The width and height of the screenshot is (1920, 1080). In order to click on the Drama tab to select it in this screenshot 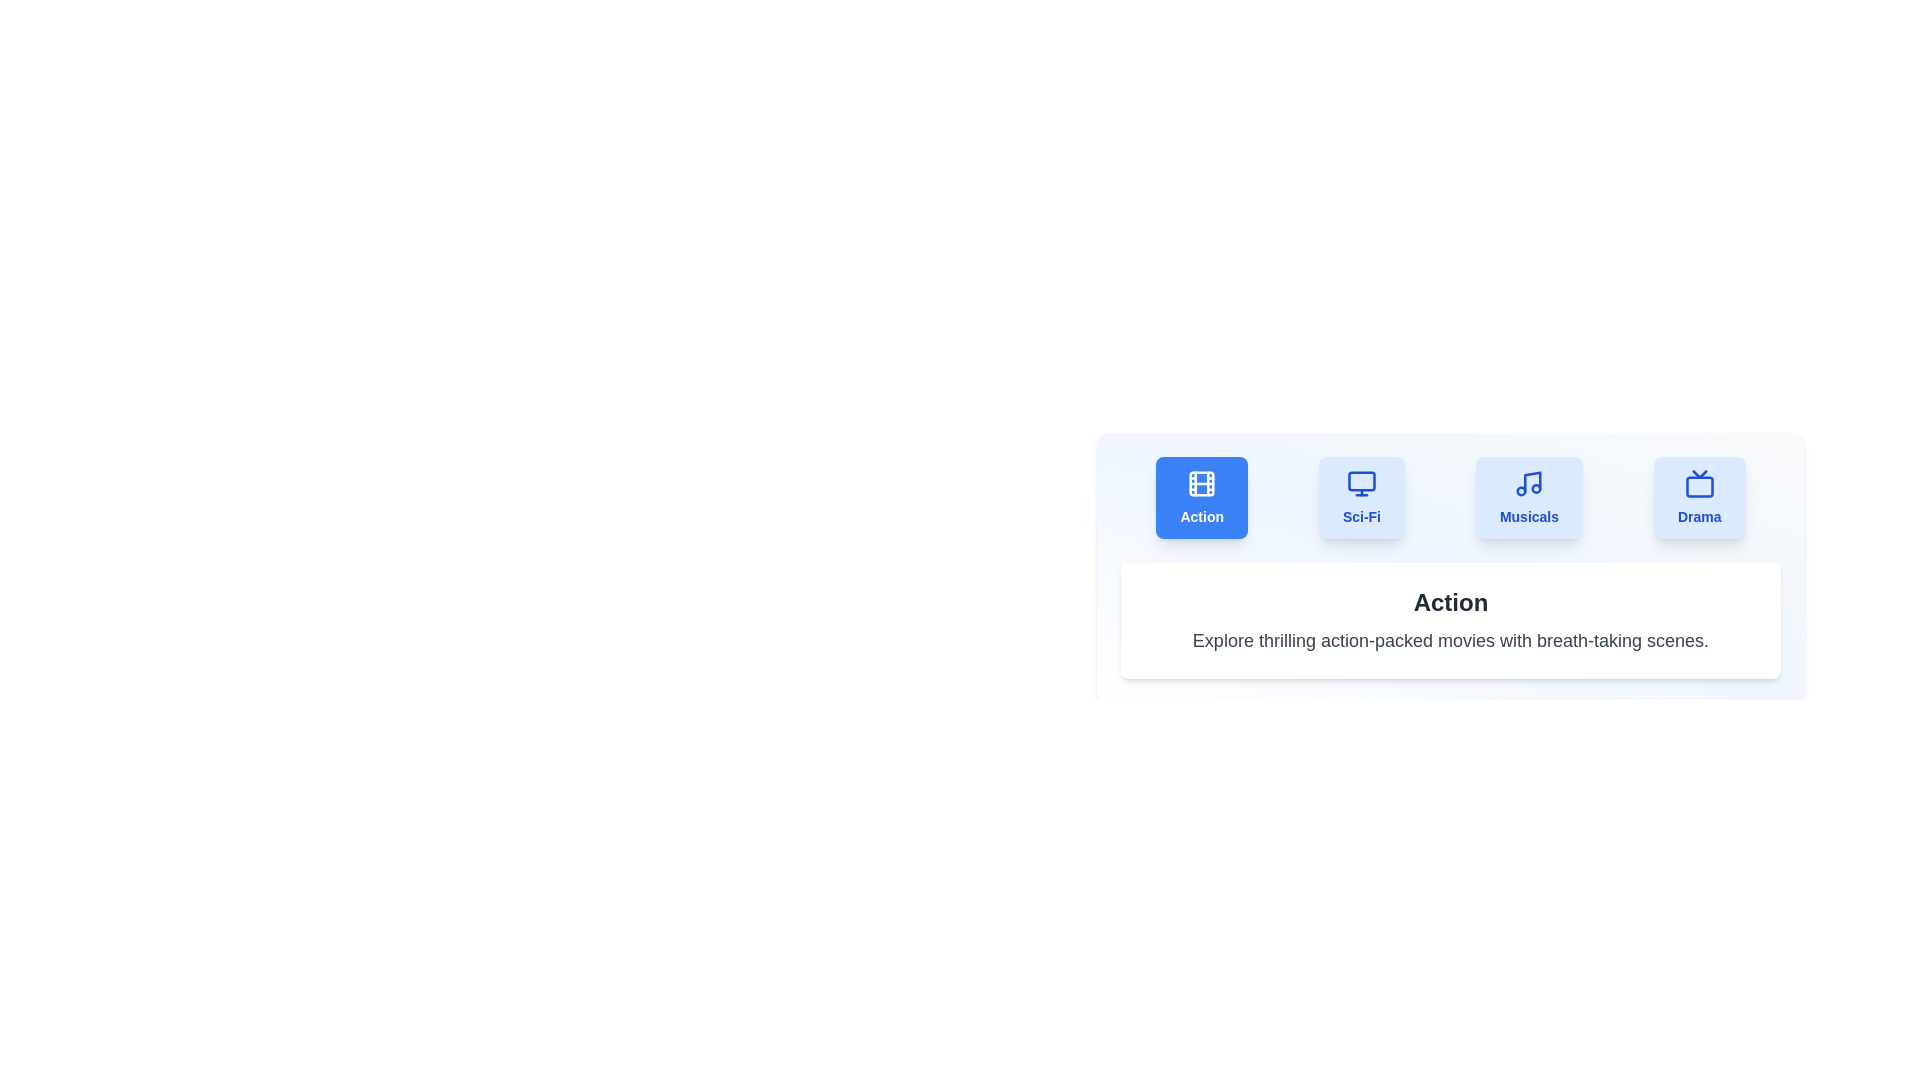, I will do `click(1698, 496)`.